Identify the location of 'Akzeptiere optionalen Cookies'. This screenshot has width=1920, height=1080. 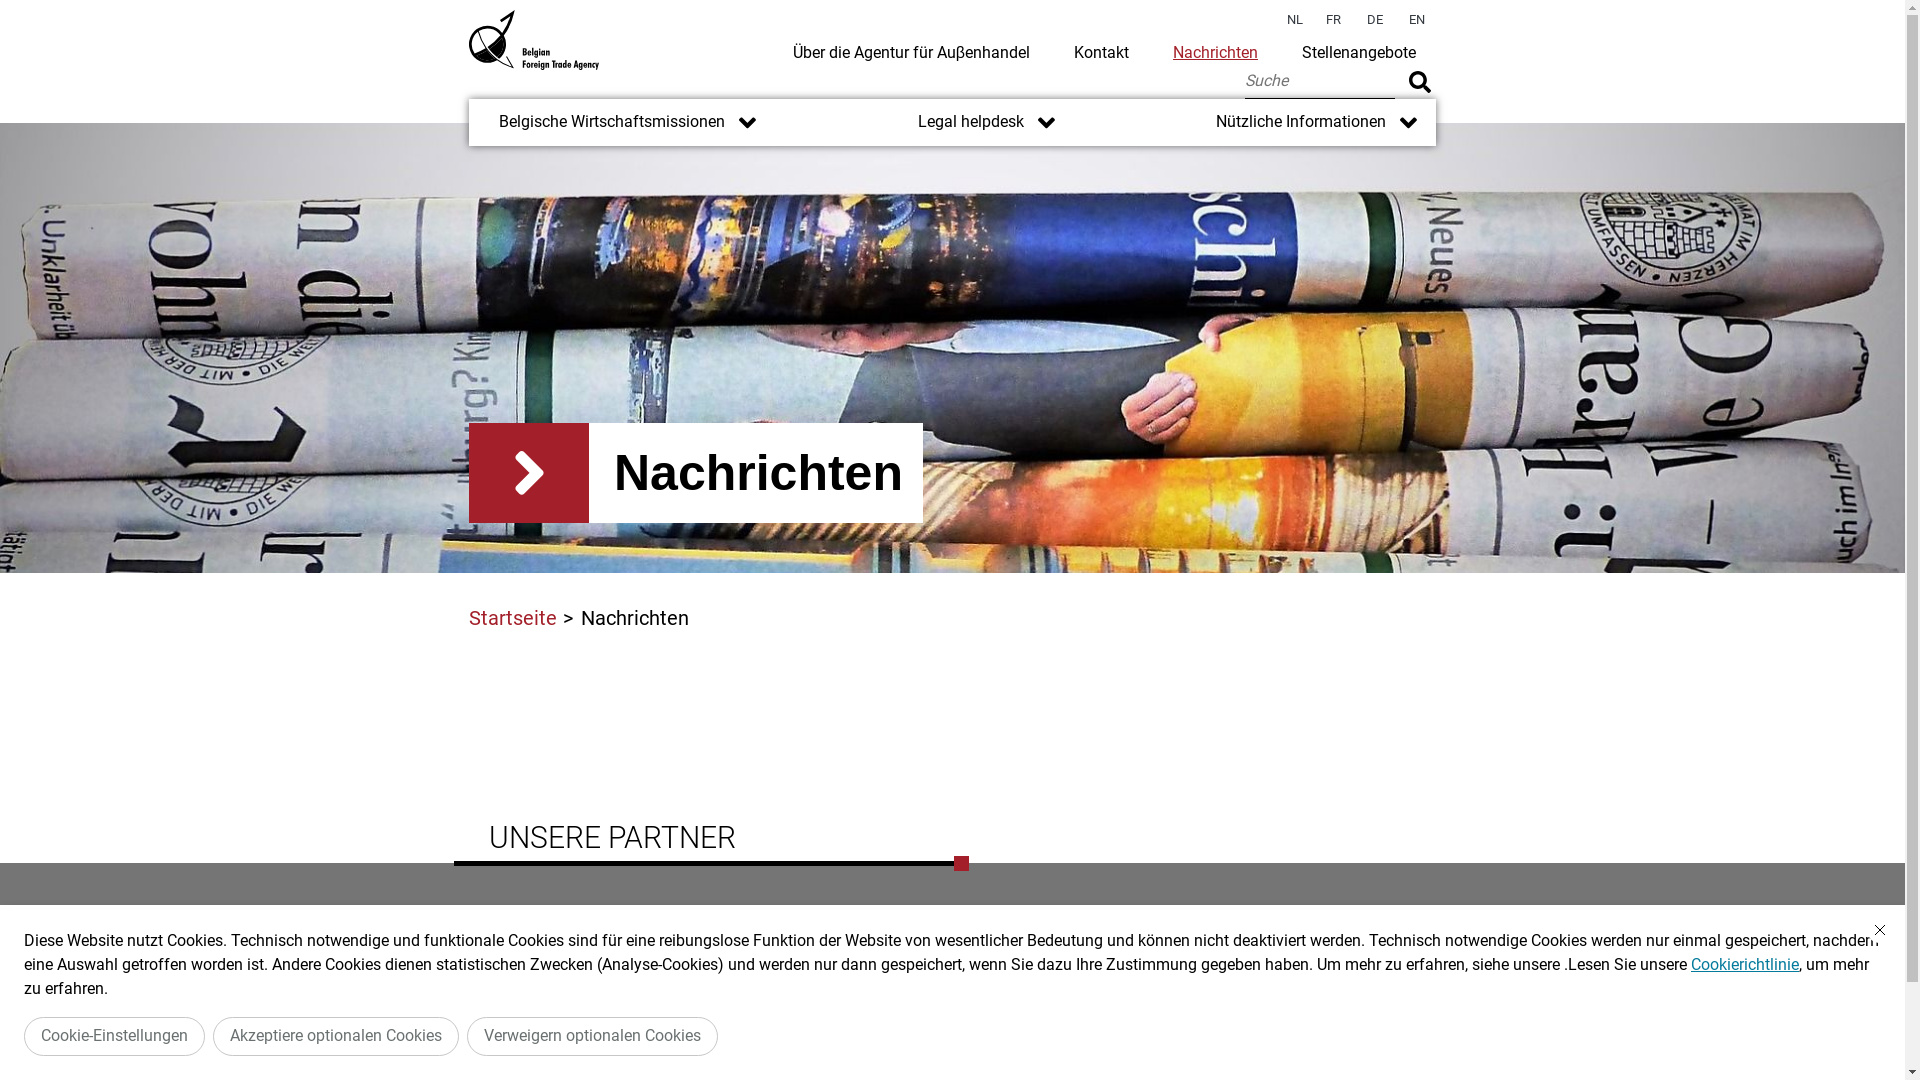
(336, 1035).